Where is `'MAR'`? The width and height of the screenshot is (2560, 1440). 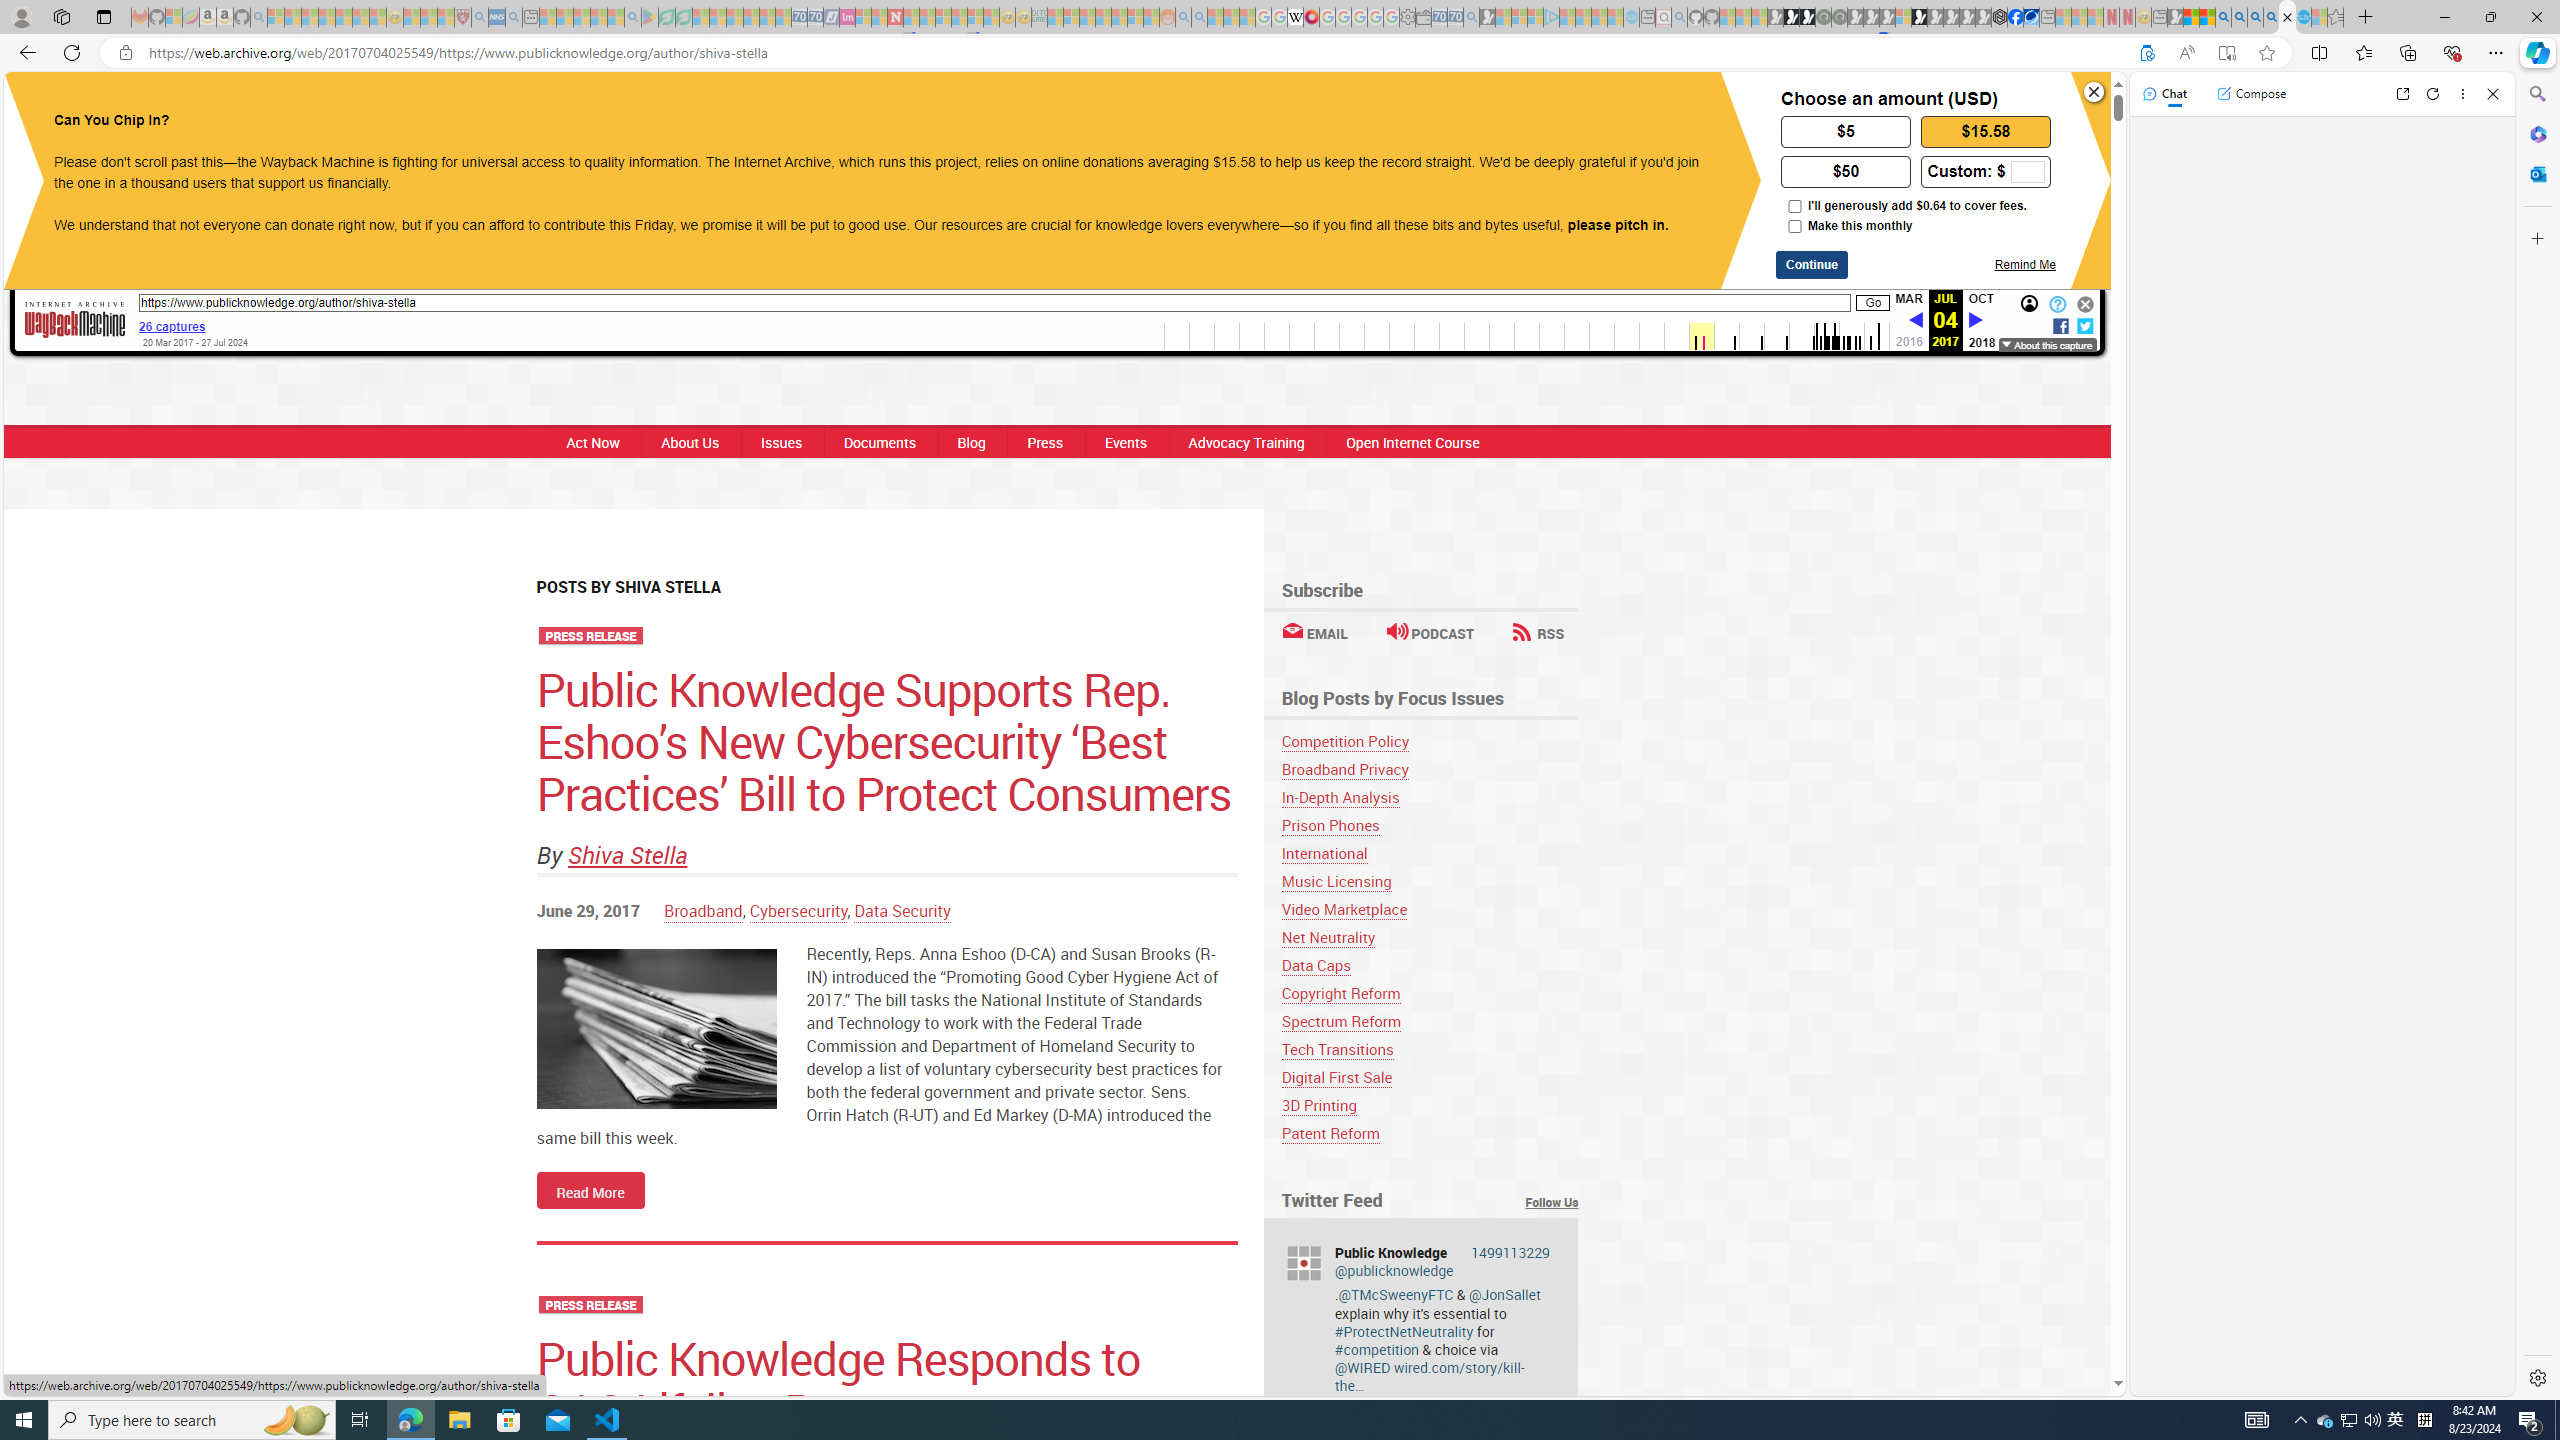 'MAR' is located at coordinates (1907, 298).